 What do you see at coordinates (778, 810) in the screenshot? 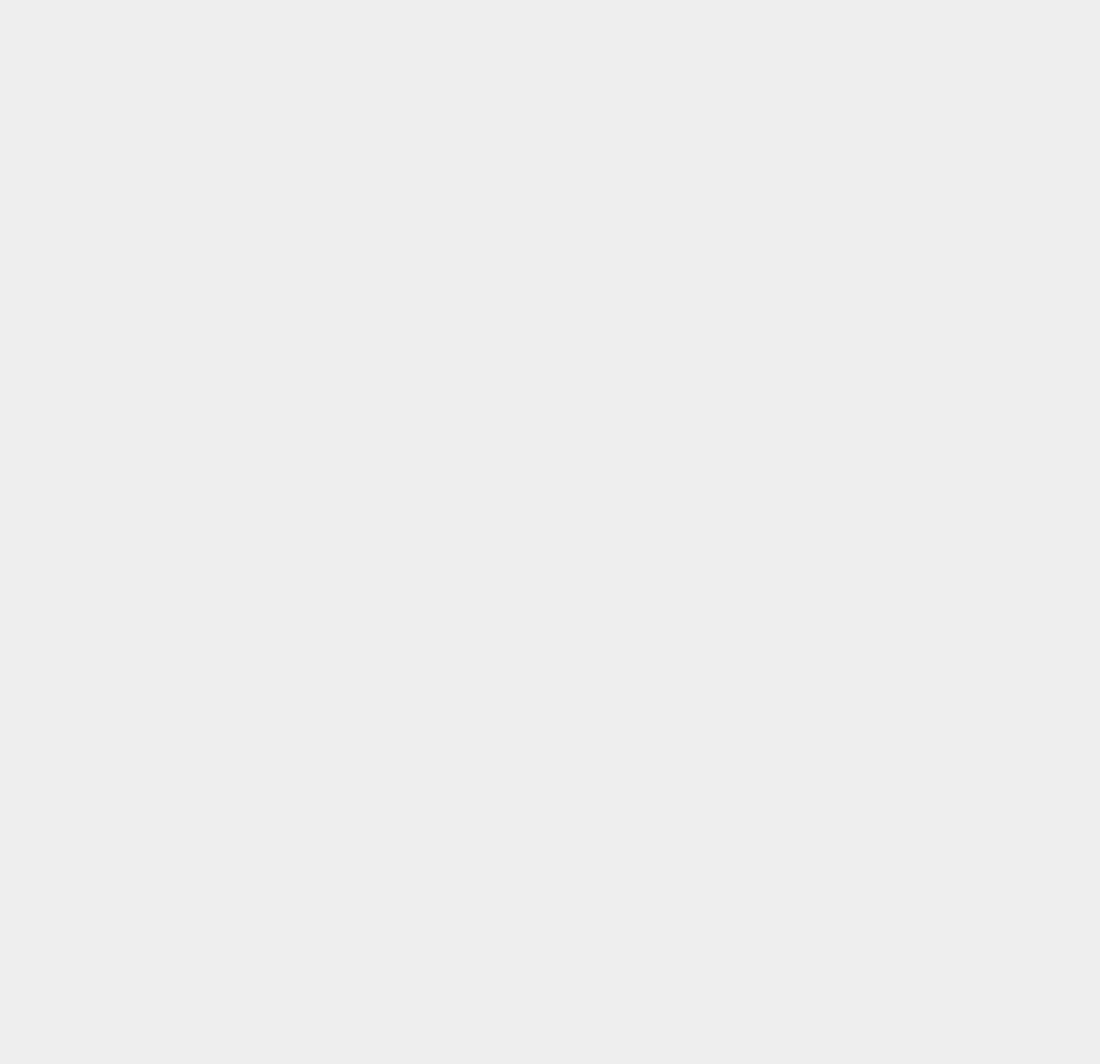
I see `'MacBook'` at bounding box center [778, 810].